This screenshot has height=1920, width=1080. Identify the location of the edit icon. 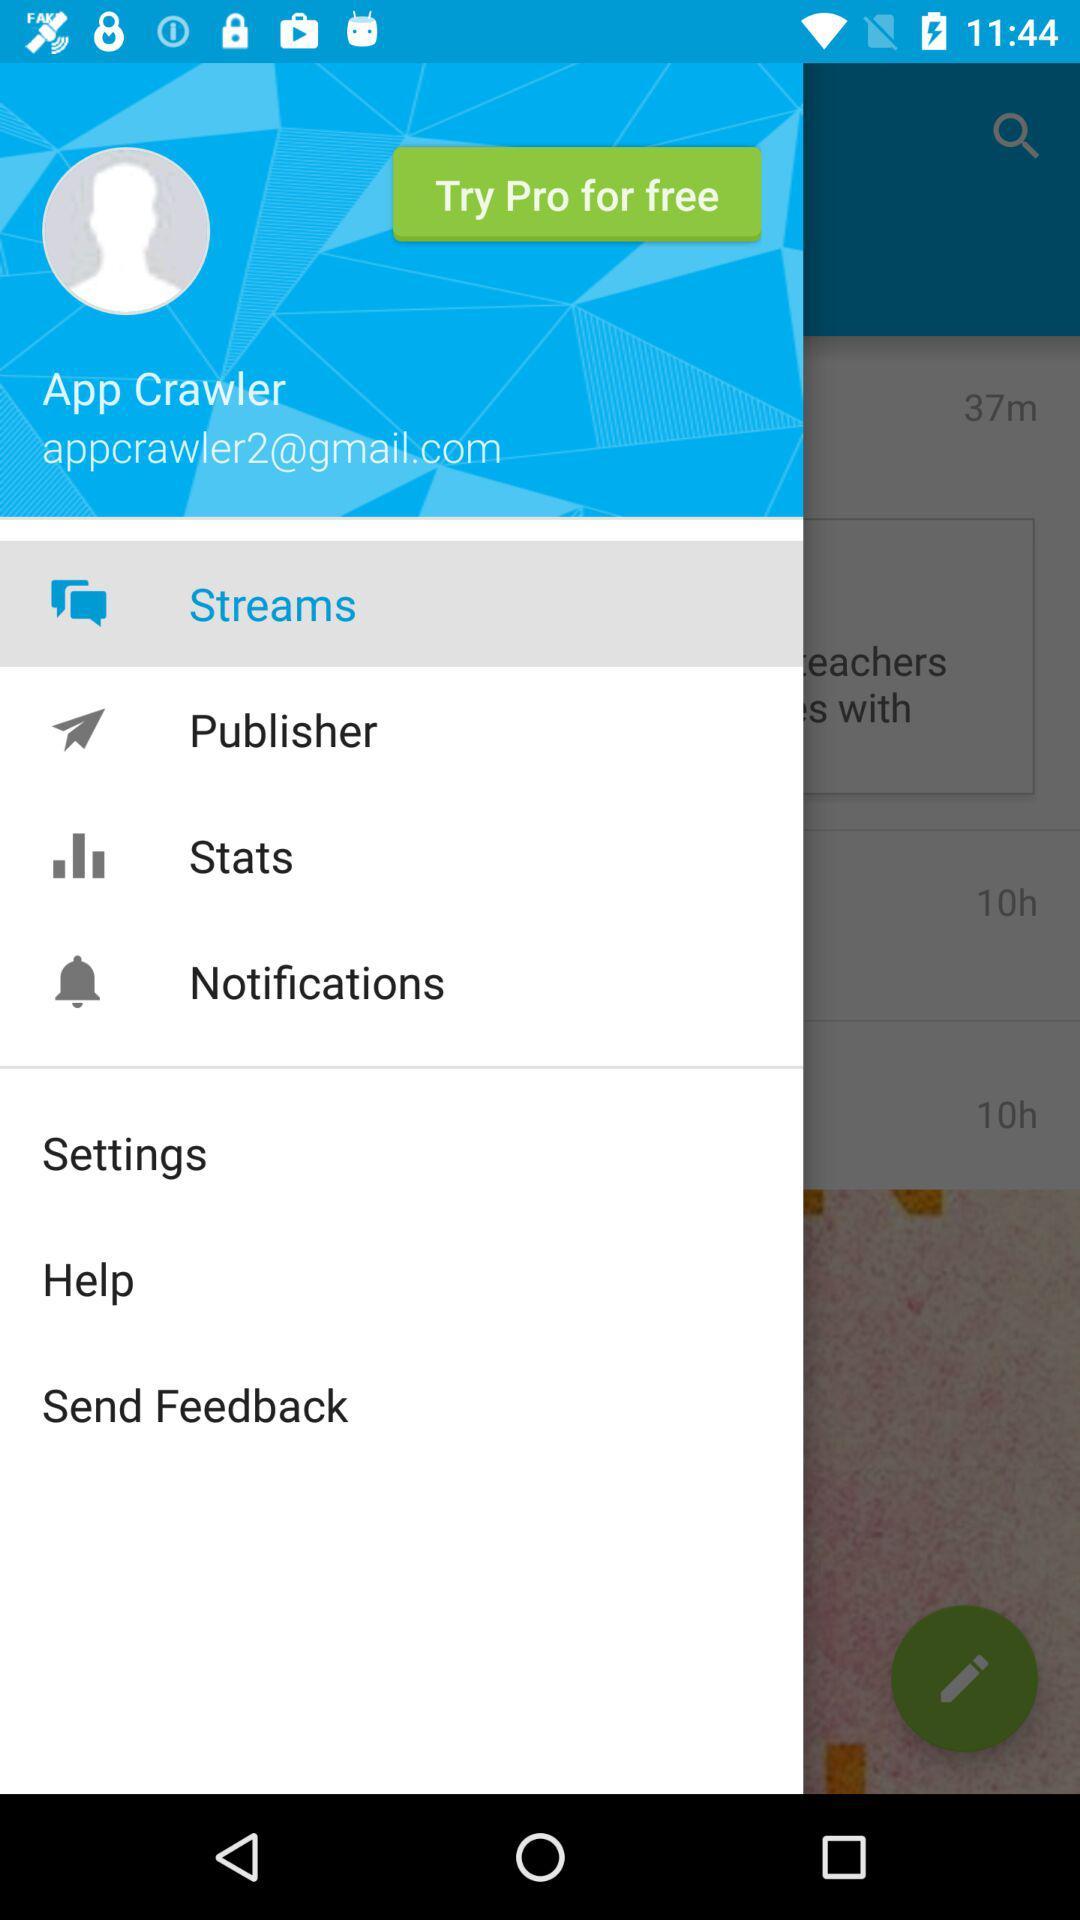
(963, 1678).